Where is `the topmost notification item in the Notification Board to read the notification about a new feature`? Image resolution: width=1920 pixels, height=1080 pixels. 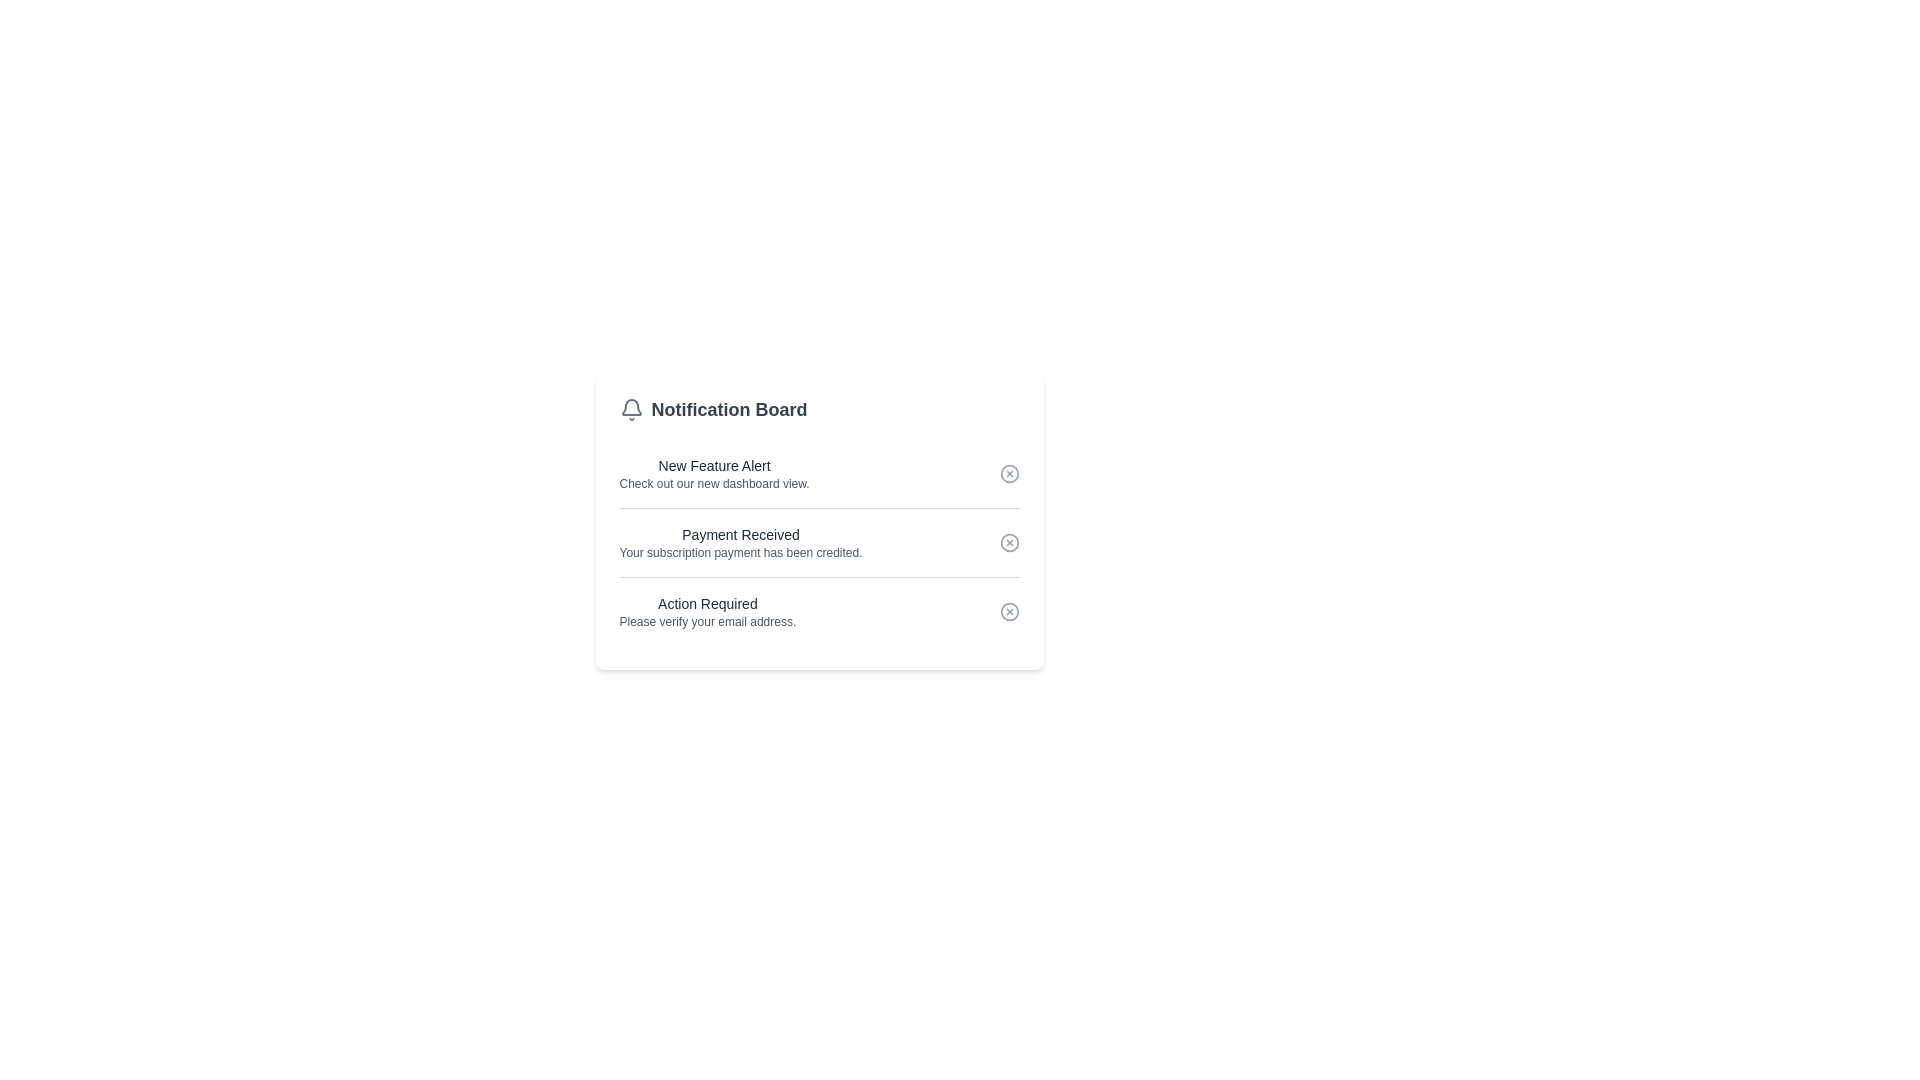
the topmost notification item in the Notification Board to read the notification about a new feature is located at coordinates (819, 474).